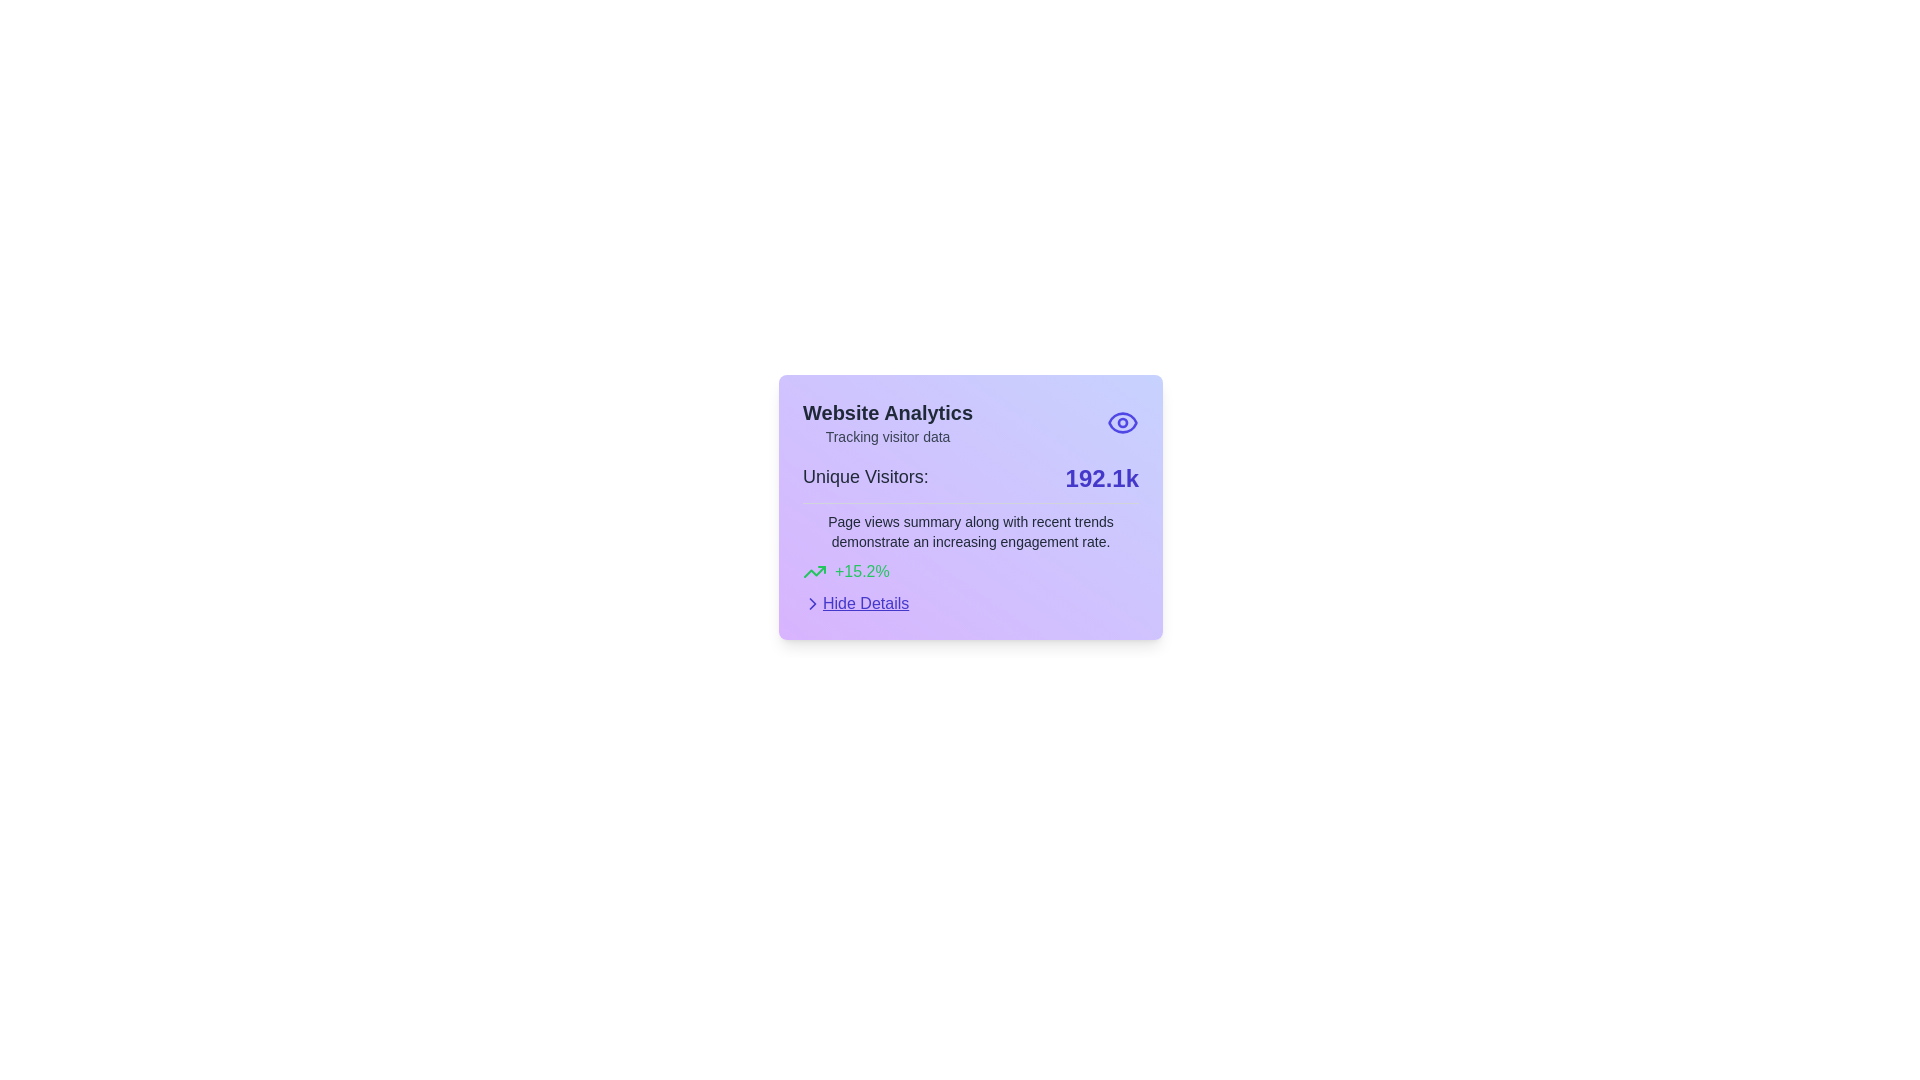  What do you see at coordinates (1101, 478) in the screenshot?
I see `displayed numeric value '192.1k' from the text label styled in a large, bold, dark indigo font, located beside the label 'Unique Visitors:' in a data card with a purple background` at bounding box center [1101, 478].